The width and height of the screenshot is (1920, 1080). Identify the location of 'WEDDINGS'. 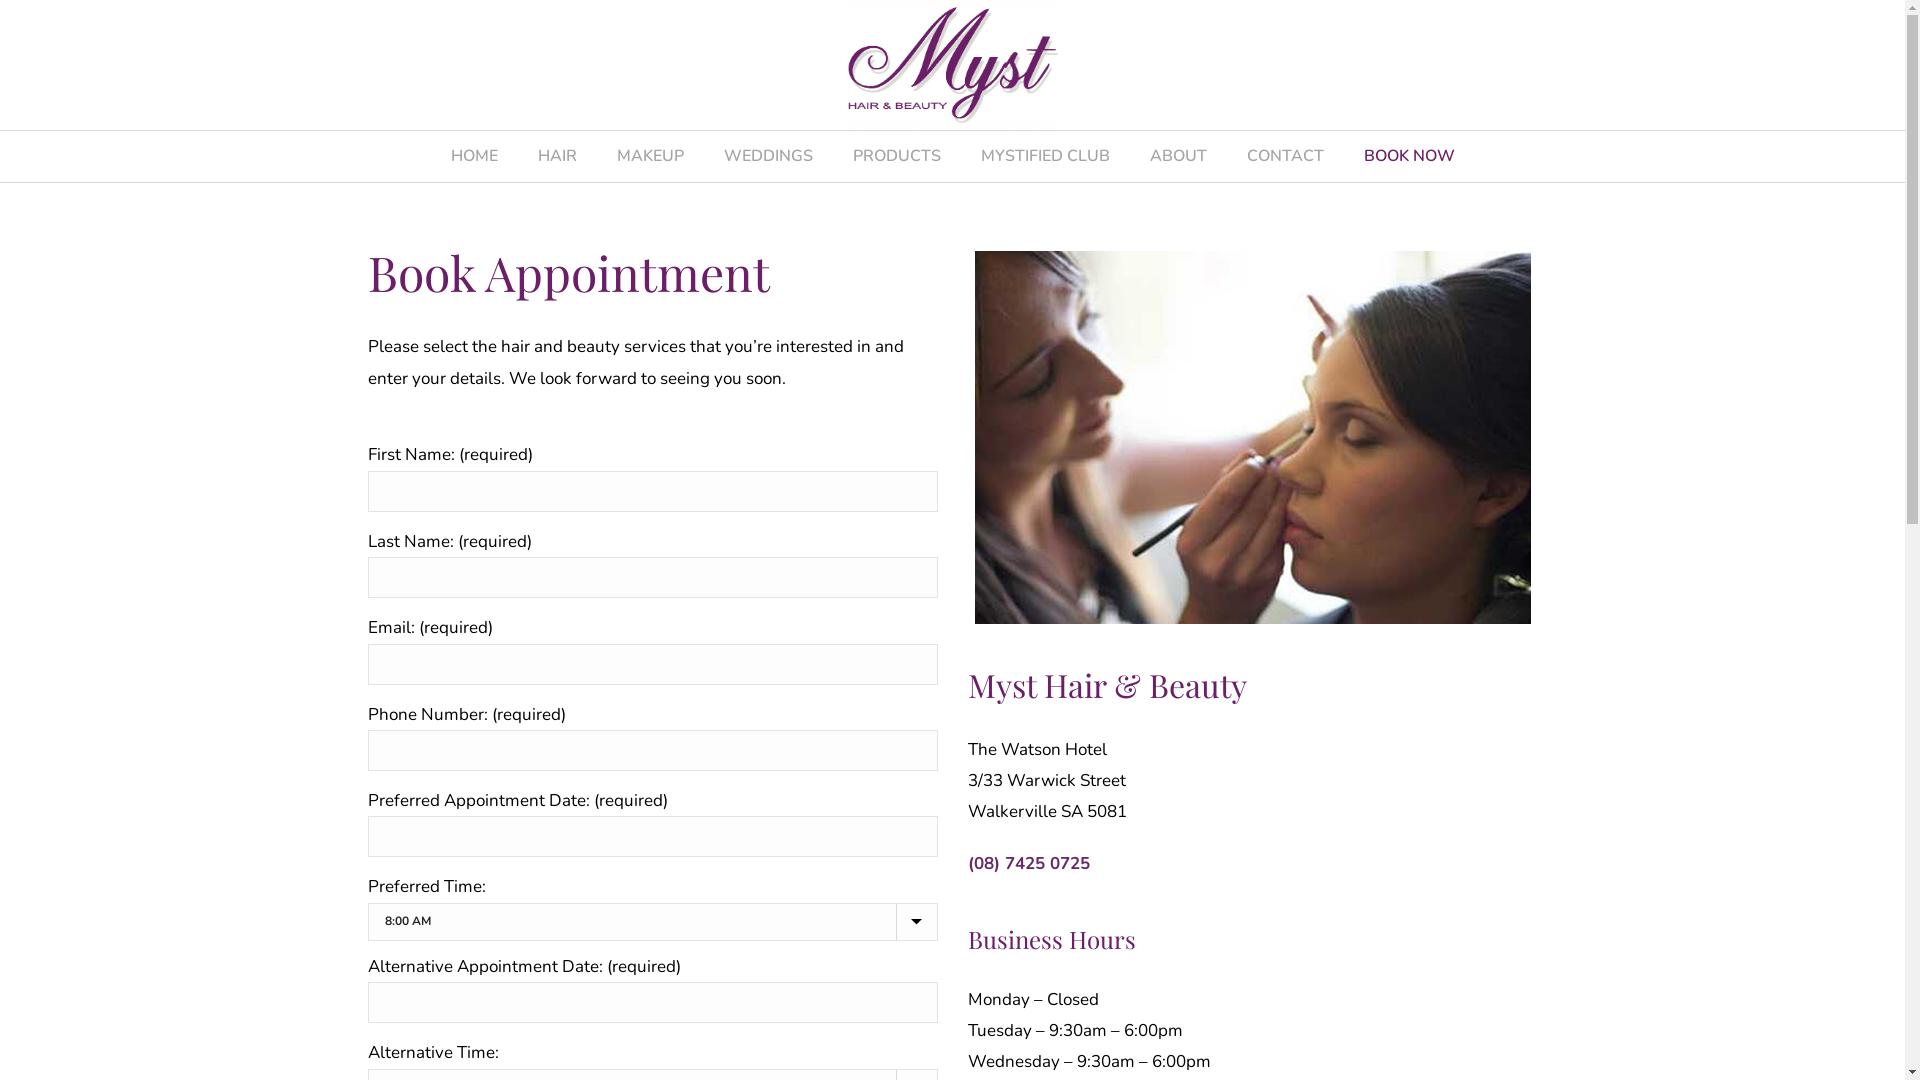
(767, 155).